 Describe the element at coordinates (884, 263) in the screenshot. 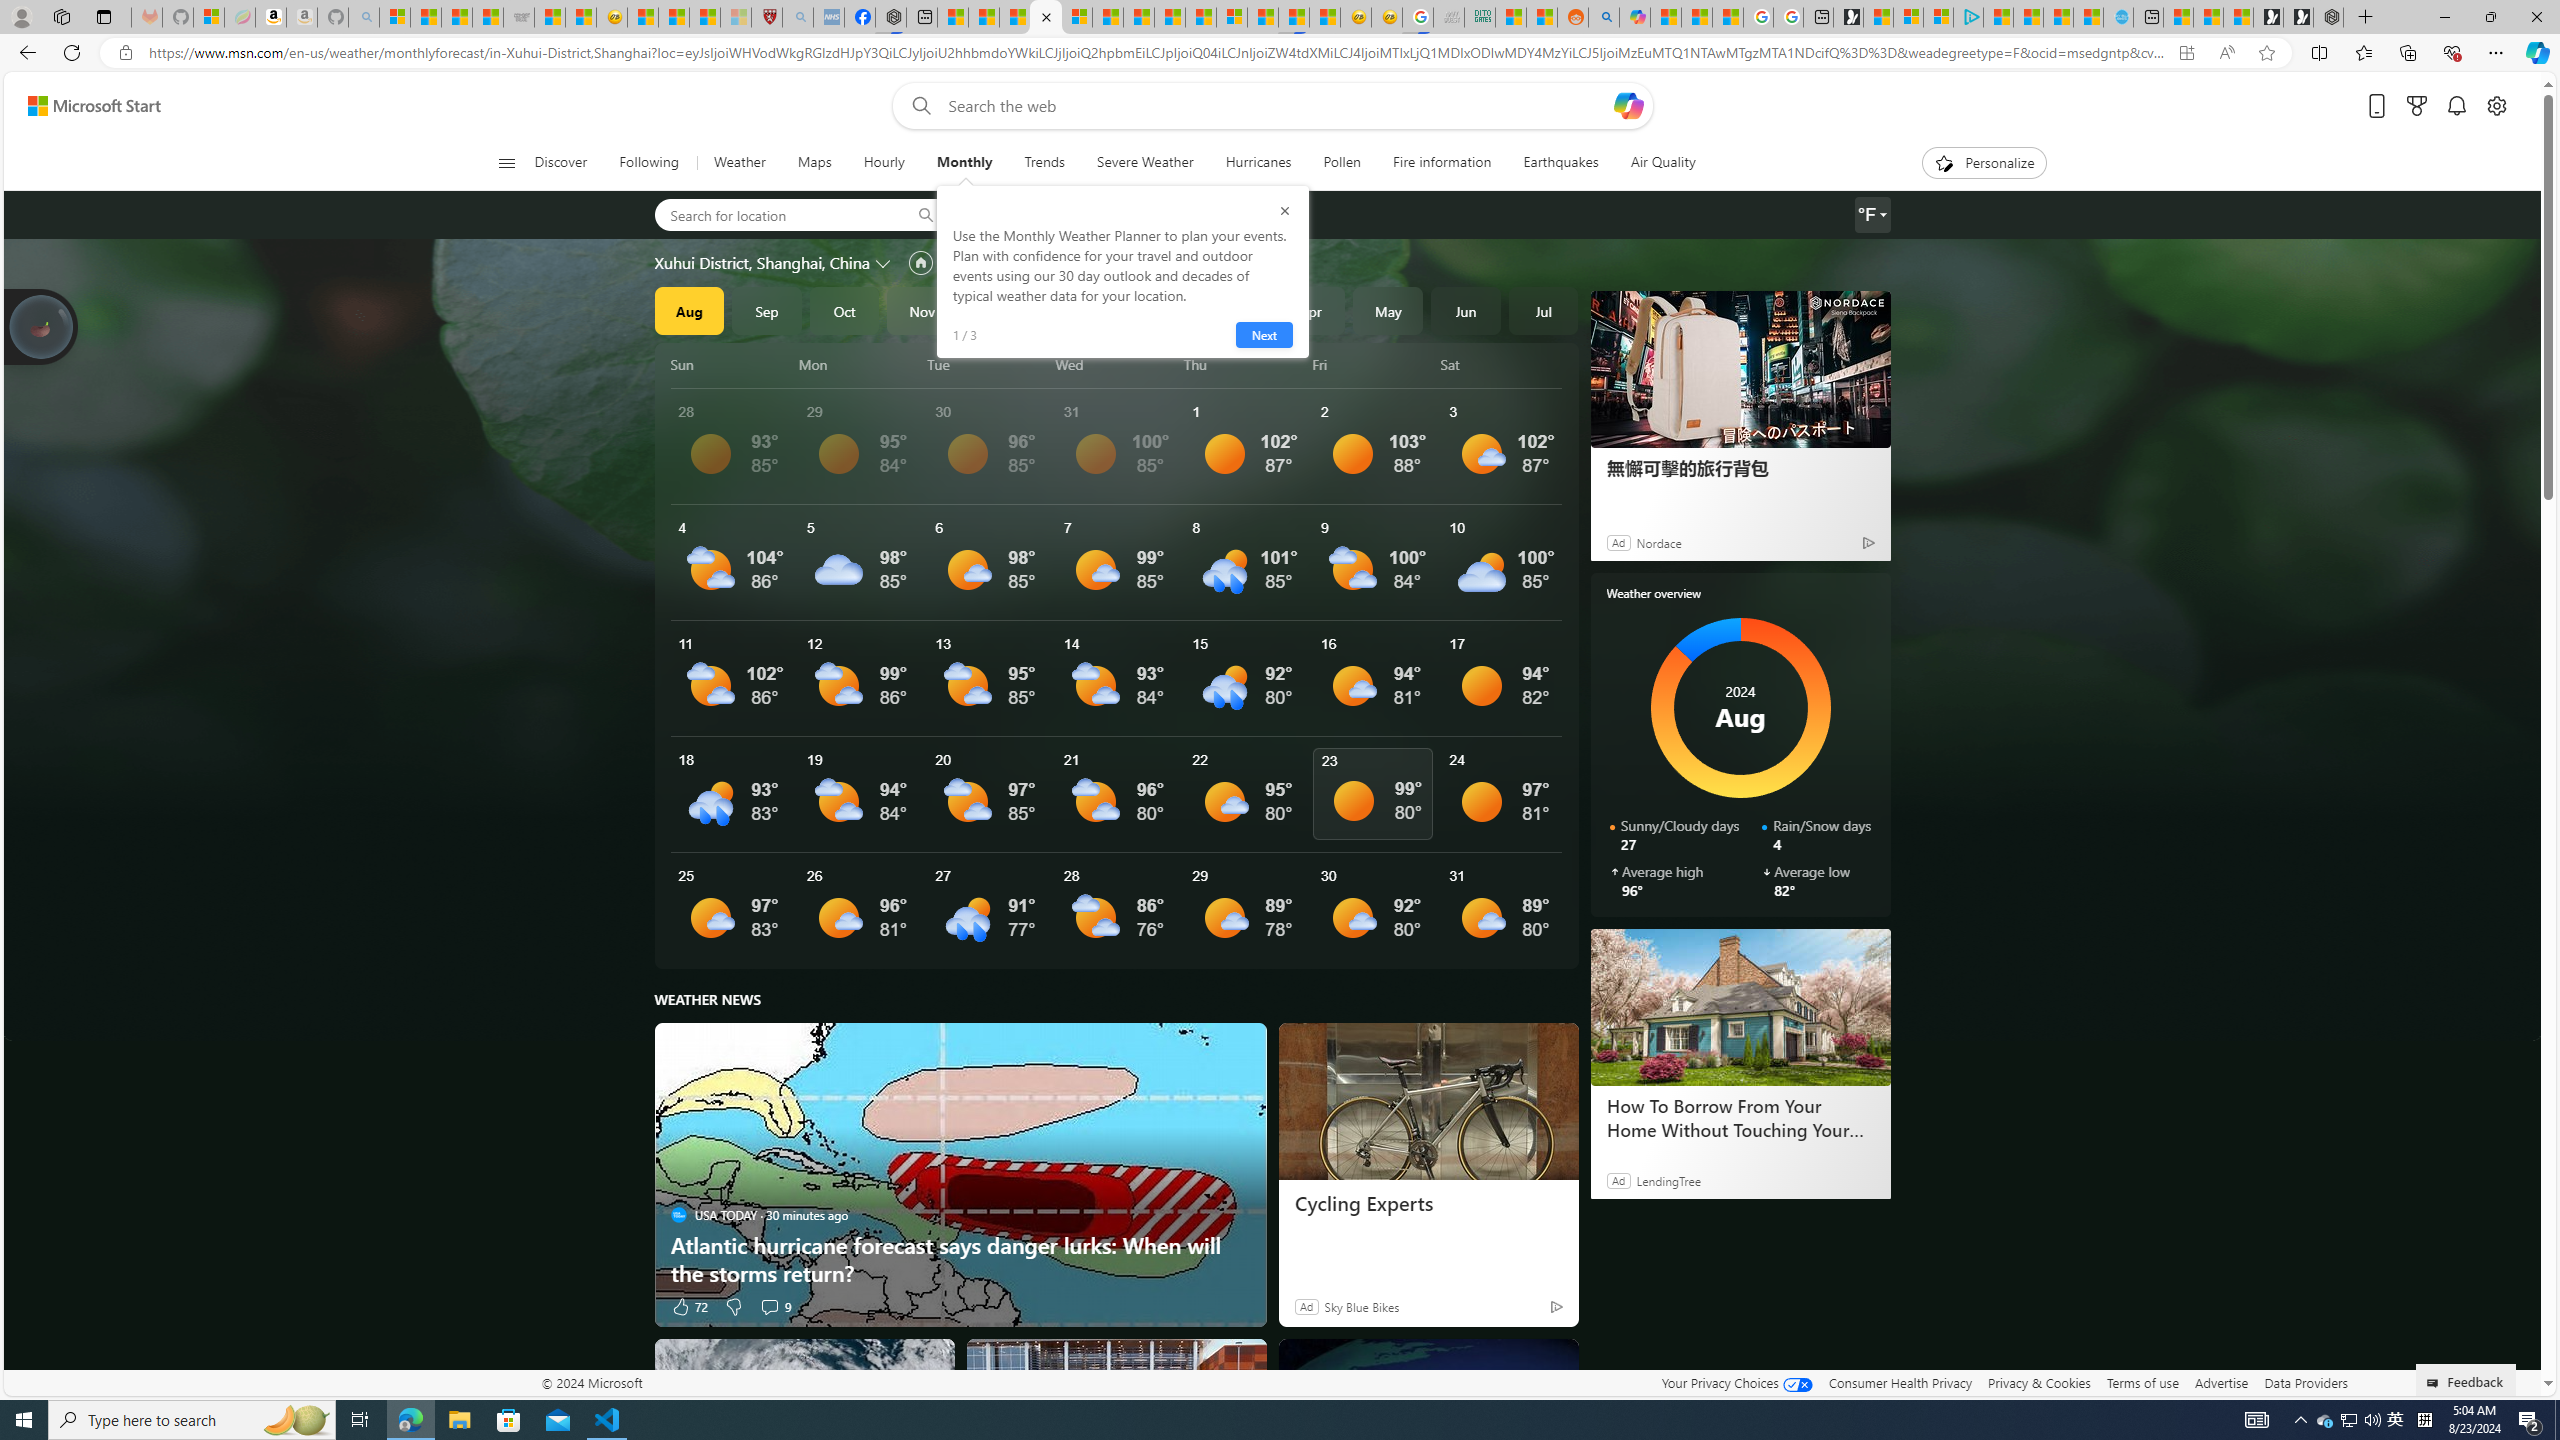

I see `'Change location'` at that location.